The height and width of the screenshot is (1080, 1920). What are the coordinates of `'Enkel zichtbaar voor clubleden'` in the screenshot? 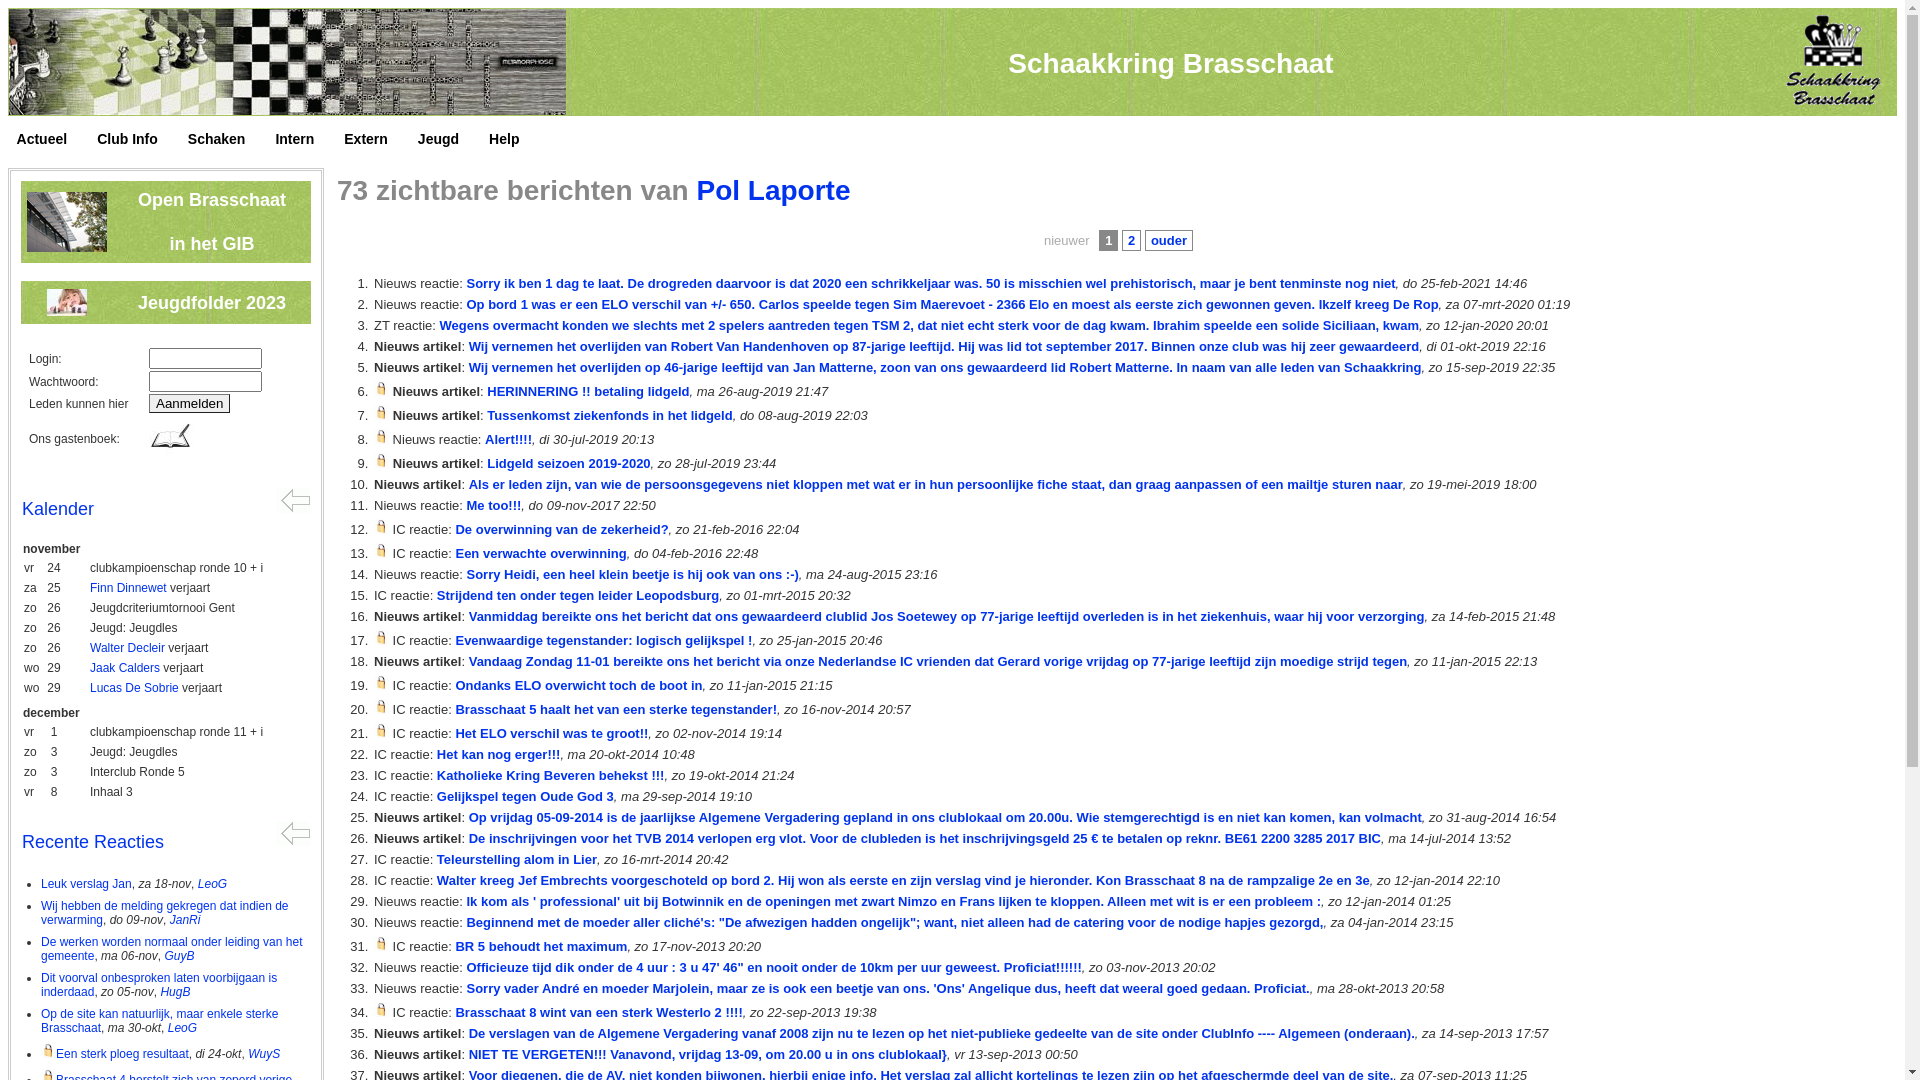 It's located at (374, 411).